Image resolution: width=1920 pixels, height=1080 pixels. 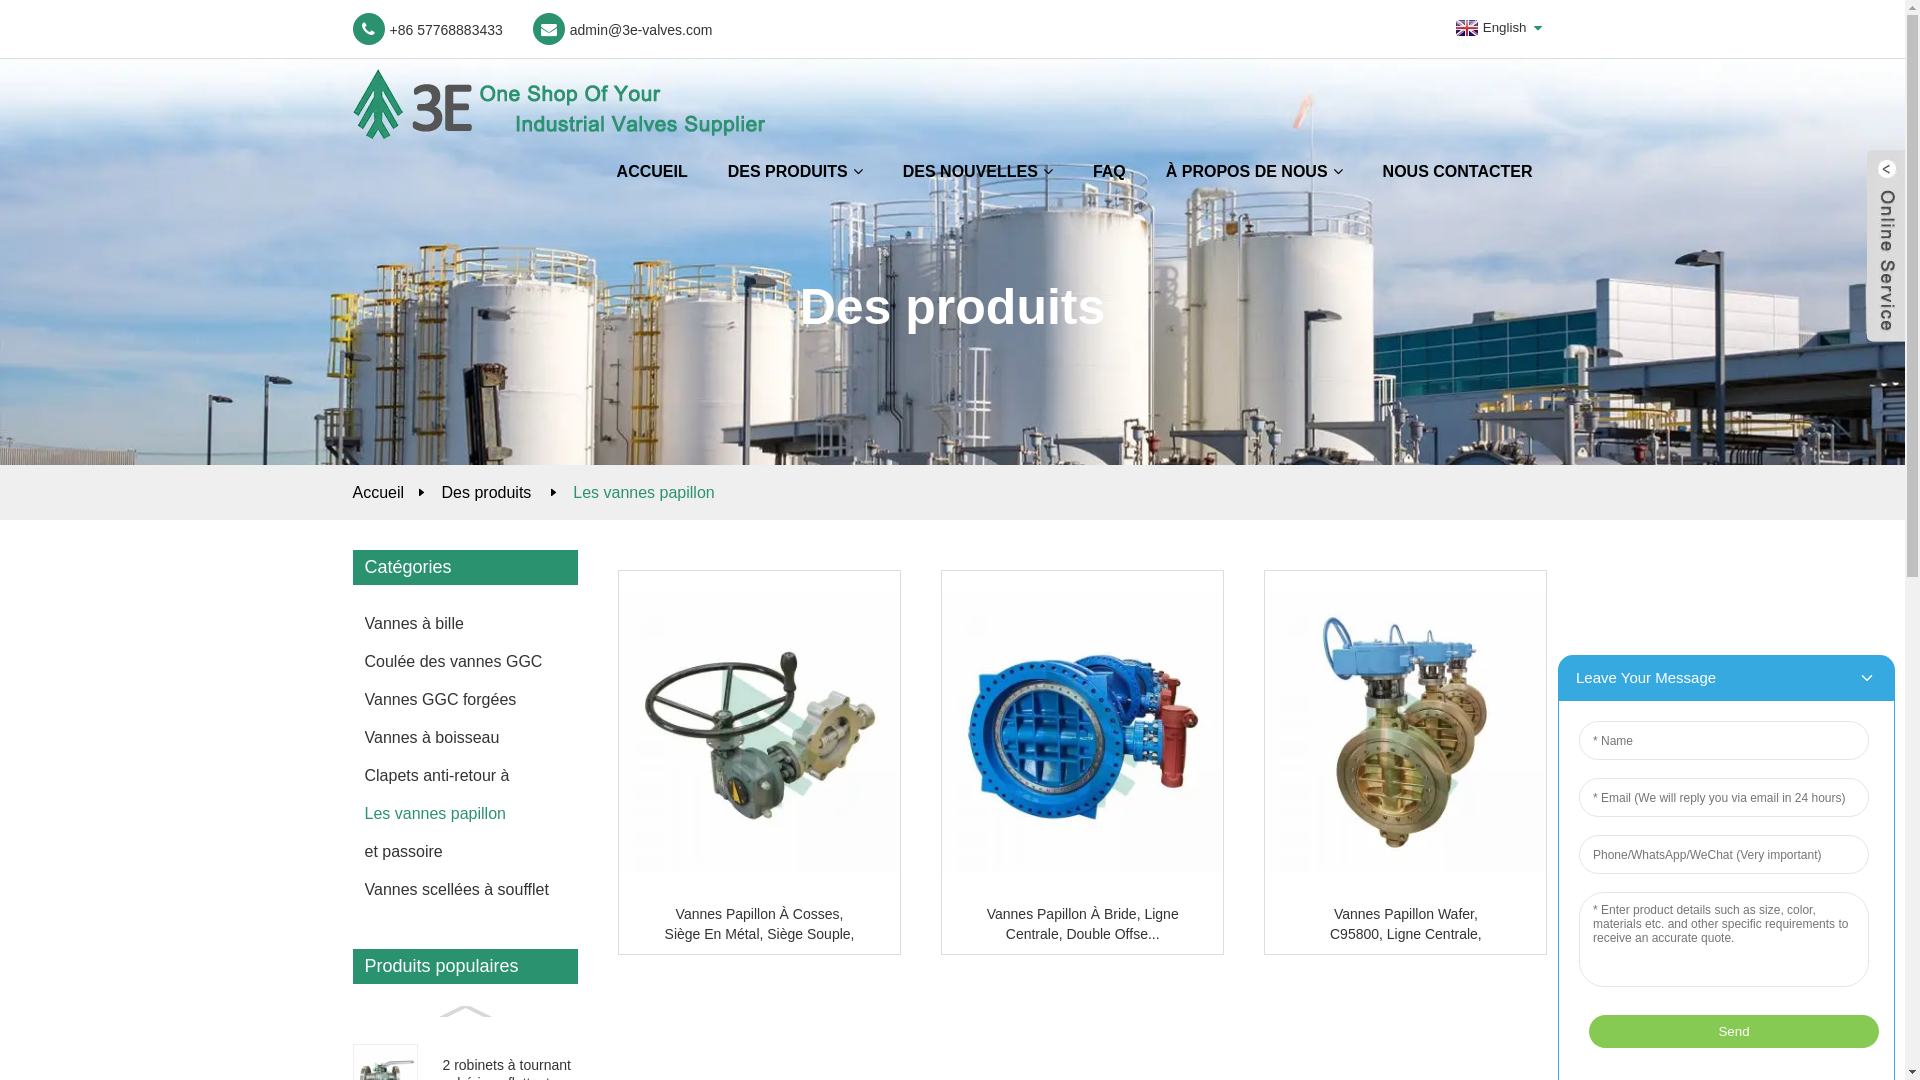 I want to click on 'Les vannes papillon', so click(x=459, y=813).